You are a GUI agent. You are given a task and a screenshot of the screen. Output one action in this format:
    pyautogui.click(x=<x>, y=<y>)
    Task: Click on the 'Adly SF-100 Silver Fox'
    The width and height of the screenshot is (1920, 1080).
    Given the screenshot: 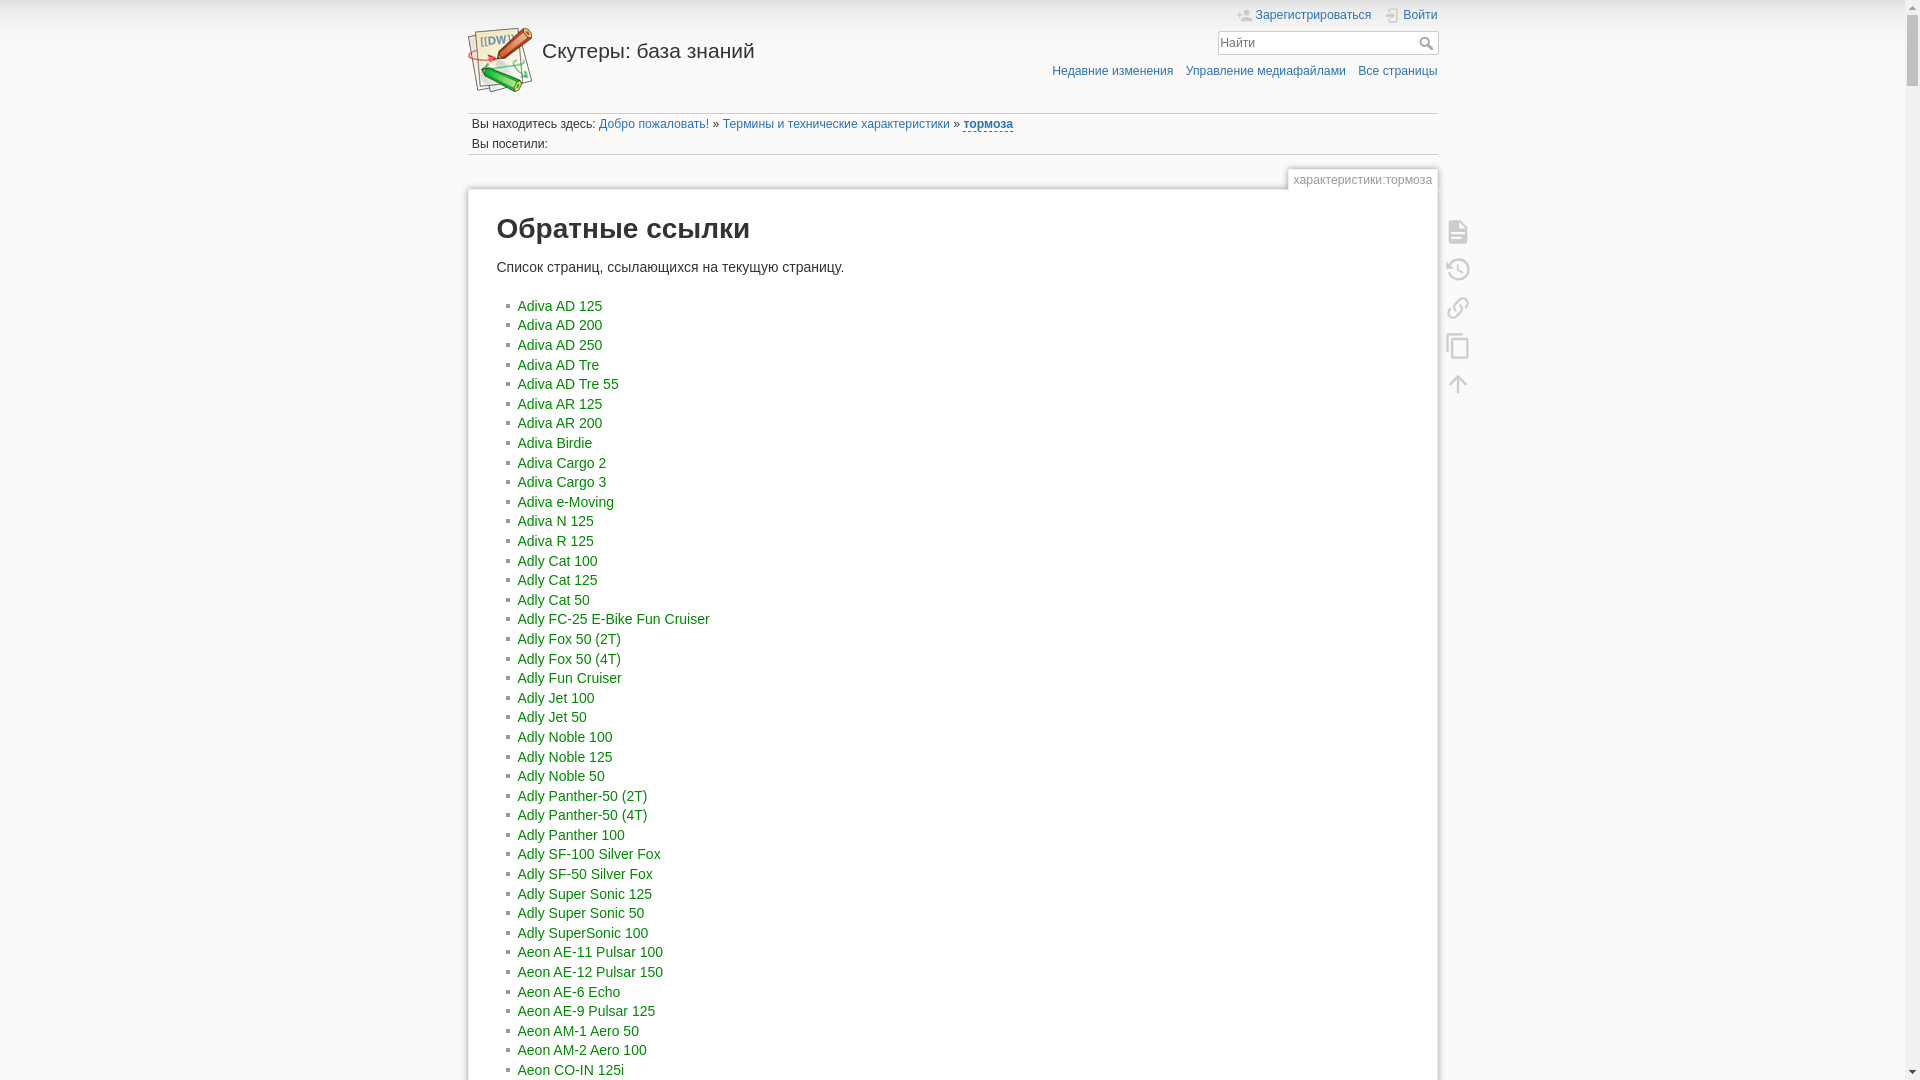 What is the action you would take?
    pyautogui.click(x=588, y=853)
    